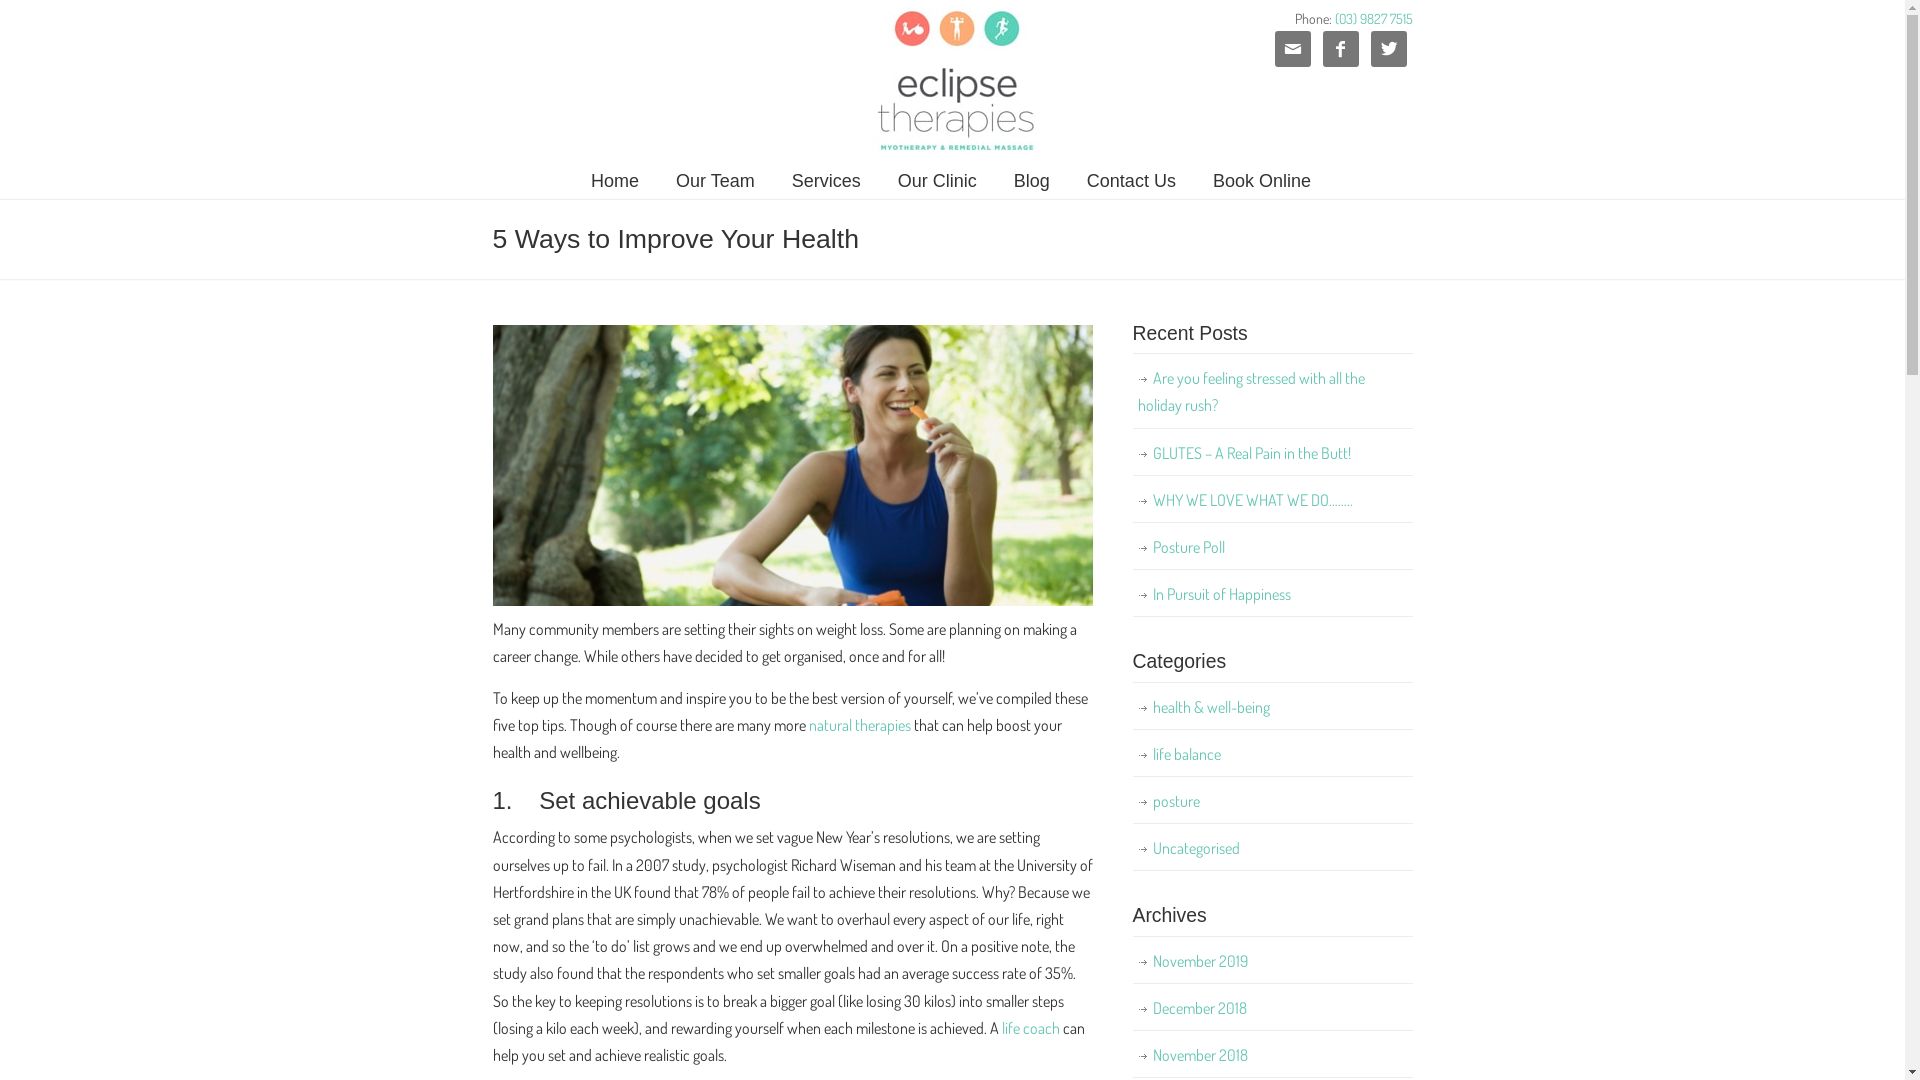 The width and height of the screenshot is (1920, 1080). I want to click on 'In Pursuit of Happiness', so click(1271, 593).